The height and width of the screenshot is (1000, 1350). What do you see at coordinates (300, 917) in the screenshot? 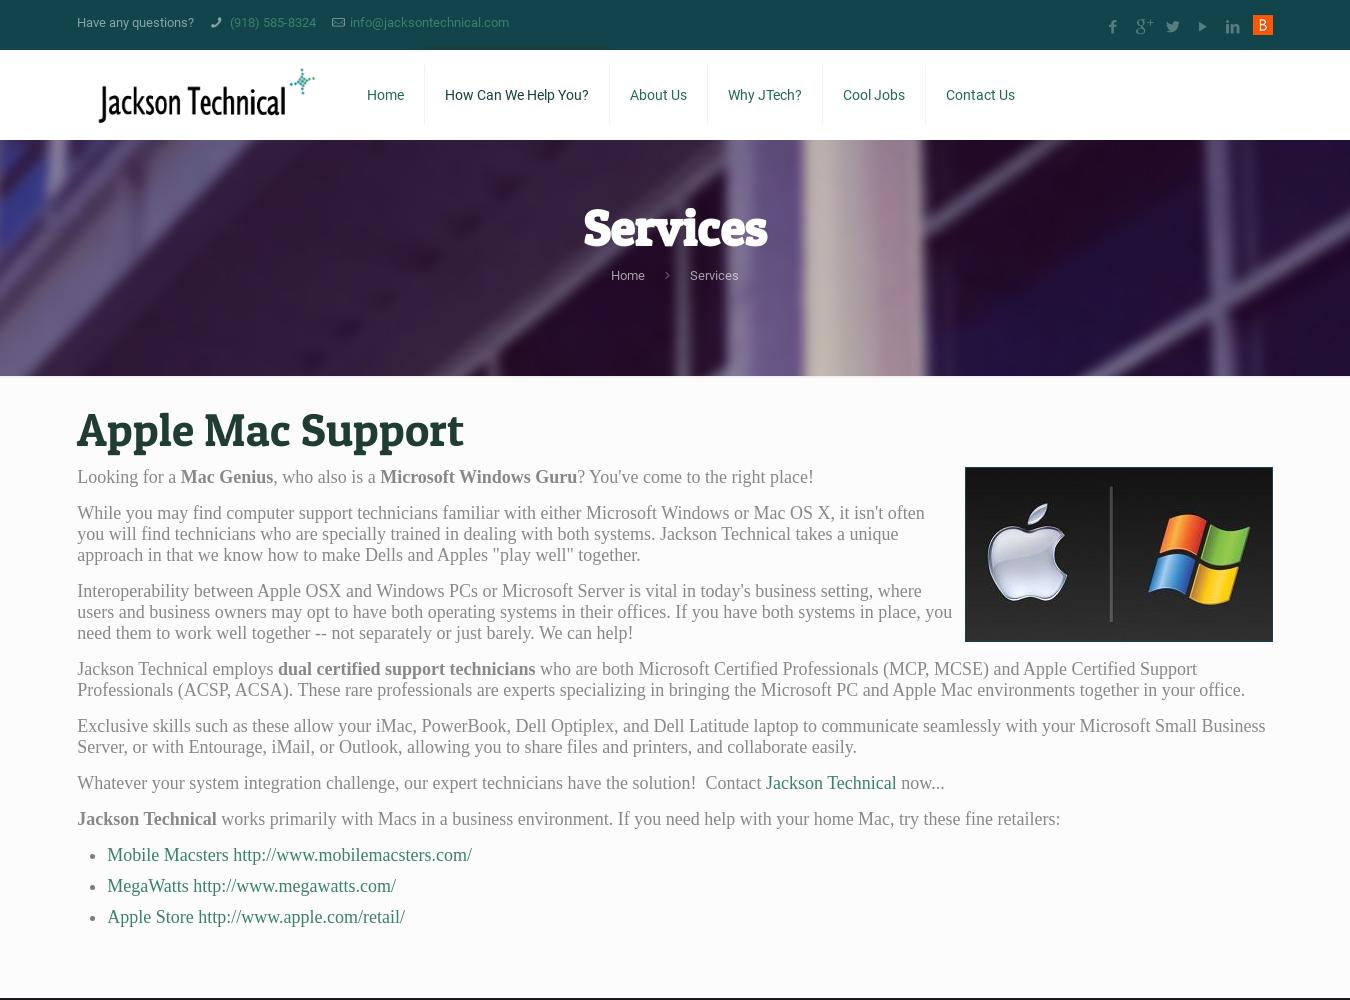
I see `'http://www.apple.com/retail/'` at bounding box center [300, 917].